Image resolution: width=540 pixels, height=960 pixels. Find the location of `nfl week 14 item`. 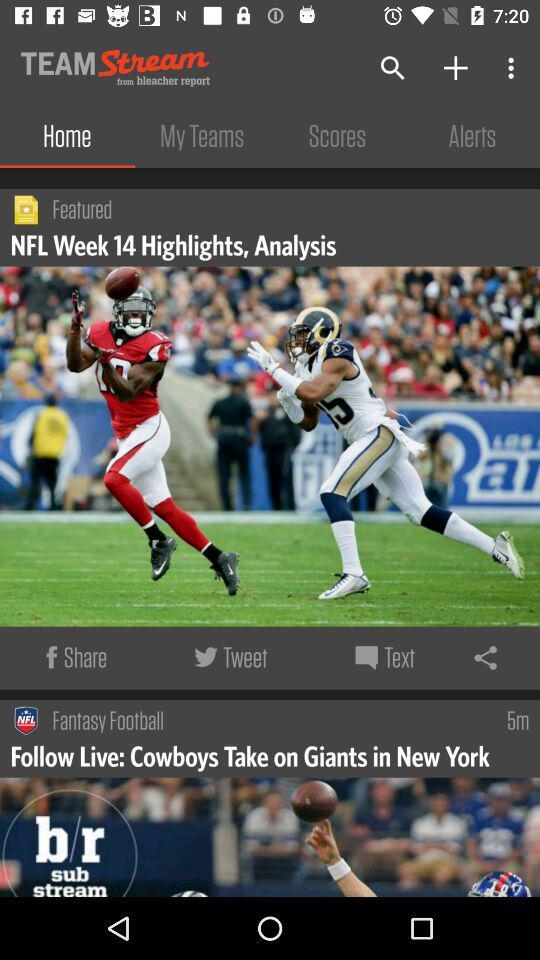

nfl week 14 item is located at coordinates (176, 243).